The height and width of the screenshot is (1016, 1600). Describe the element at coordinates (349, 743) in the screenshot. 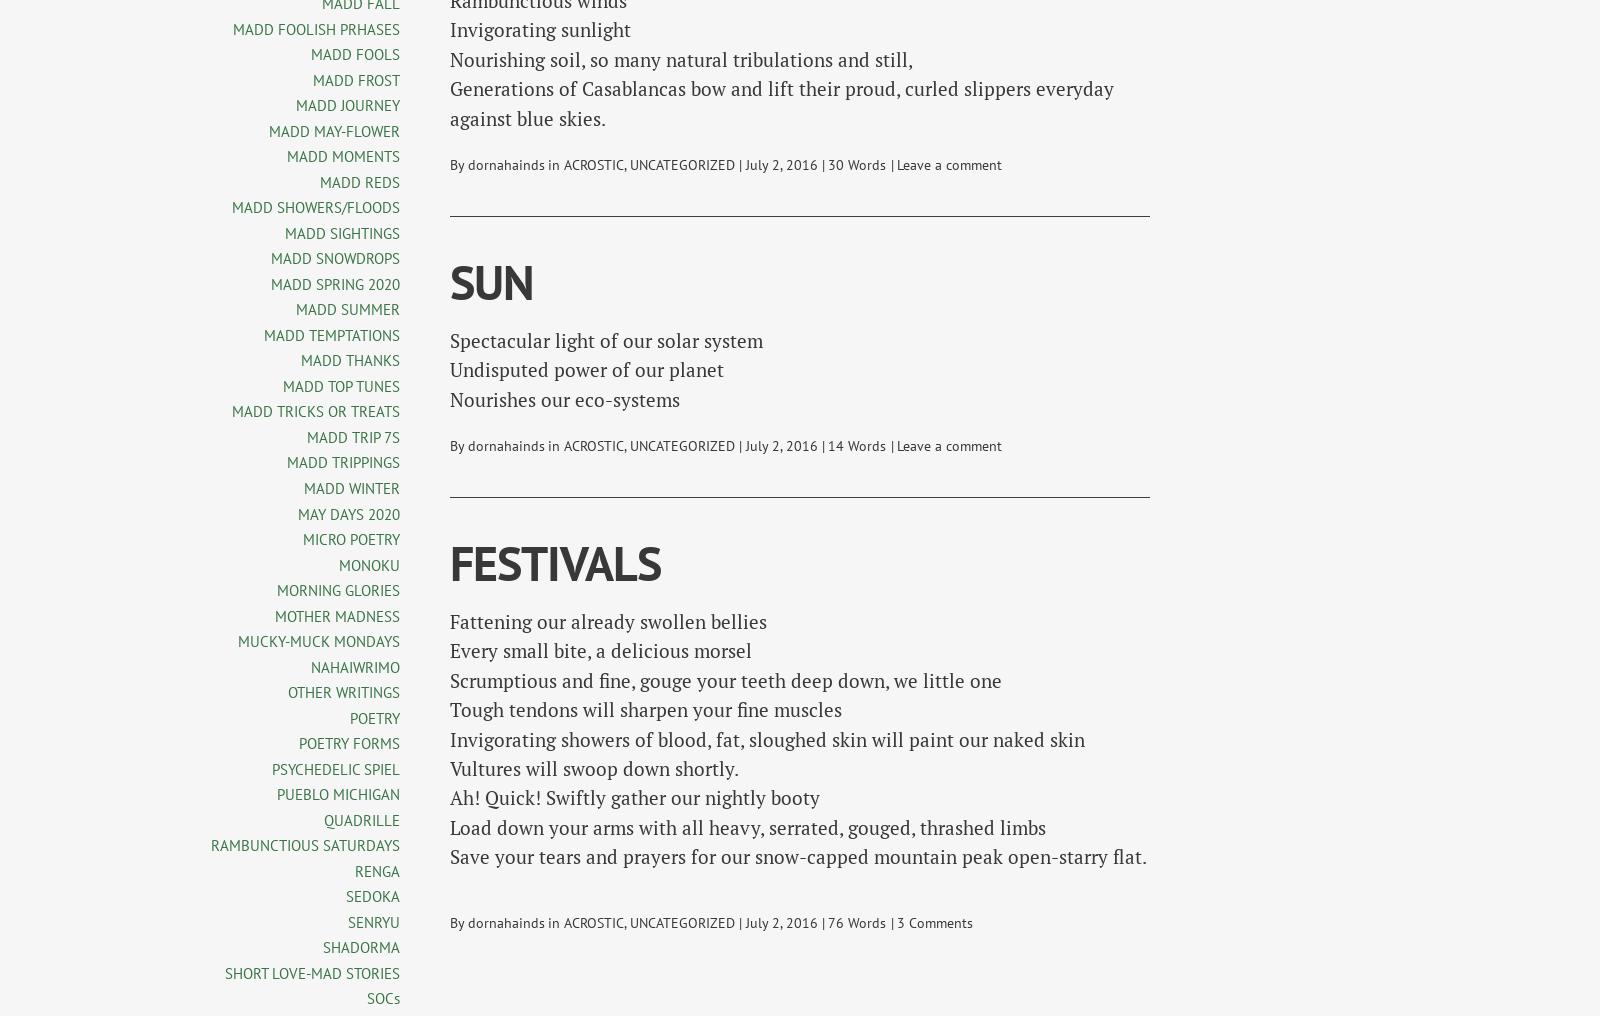

I see `'POETRY FORMS'` at that location.